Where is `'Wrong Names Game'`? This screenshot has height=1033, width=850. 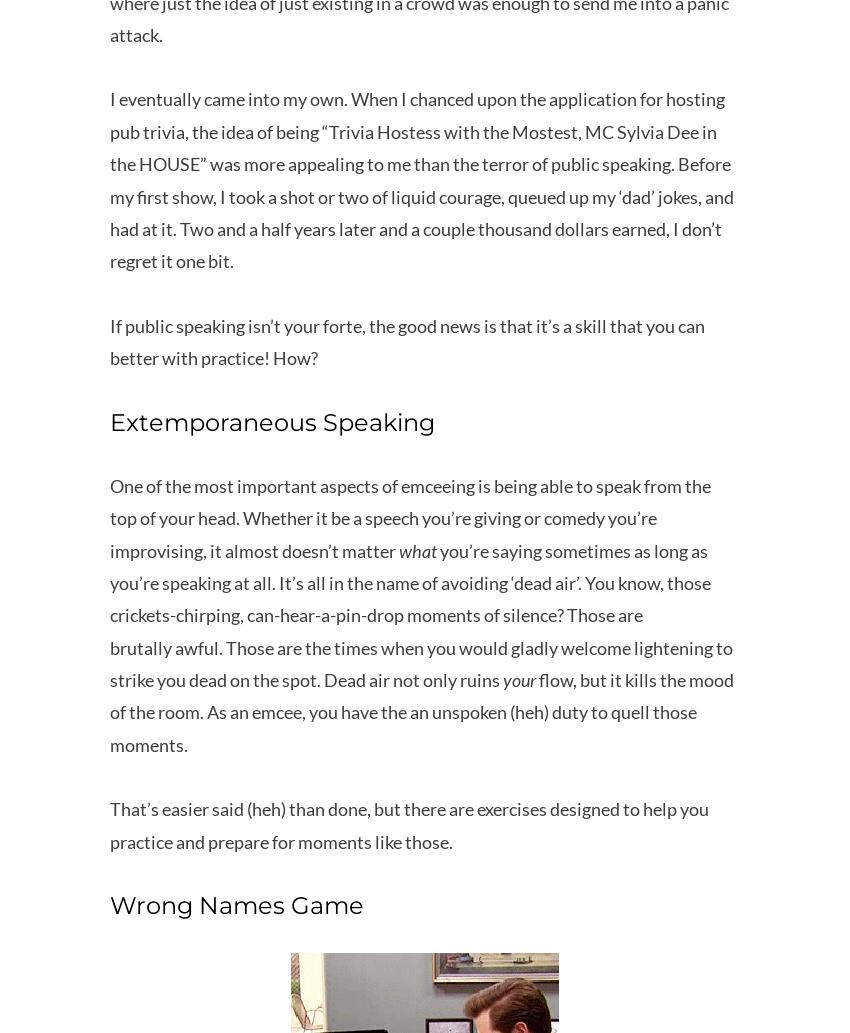 'Wrong Names Game' is located at coordinates (236, 904).